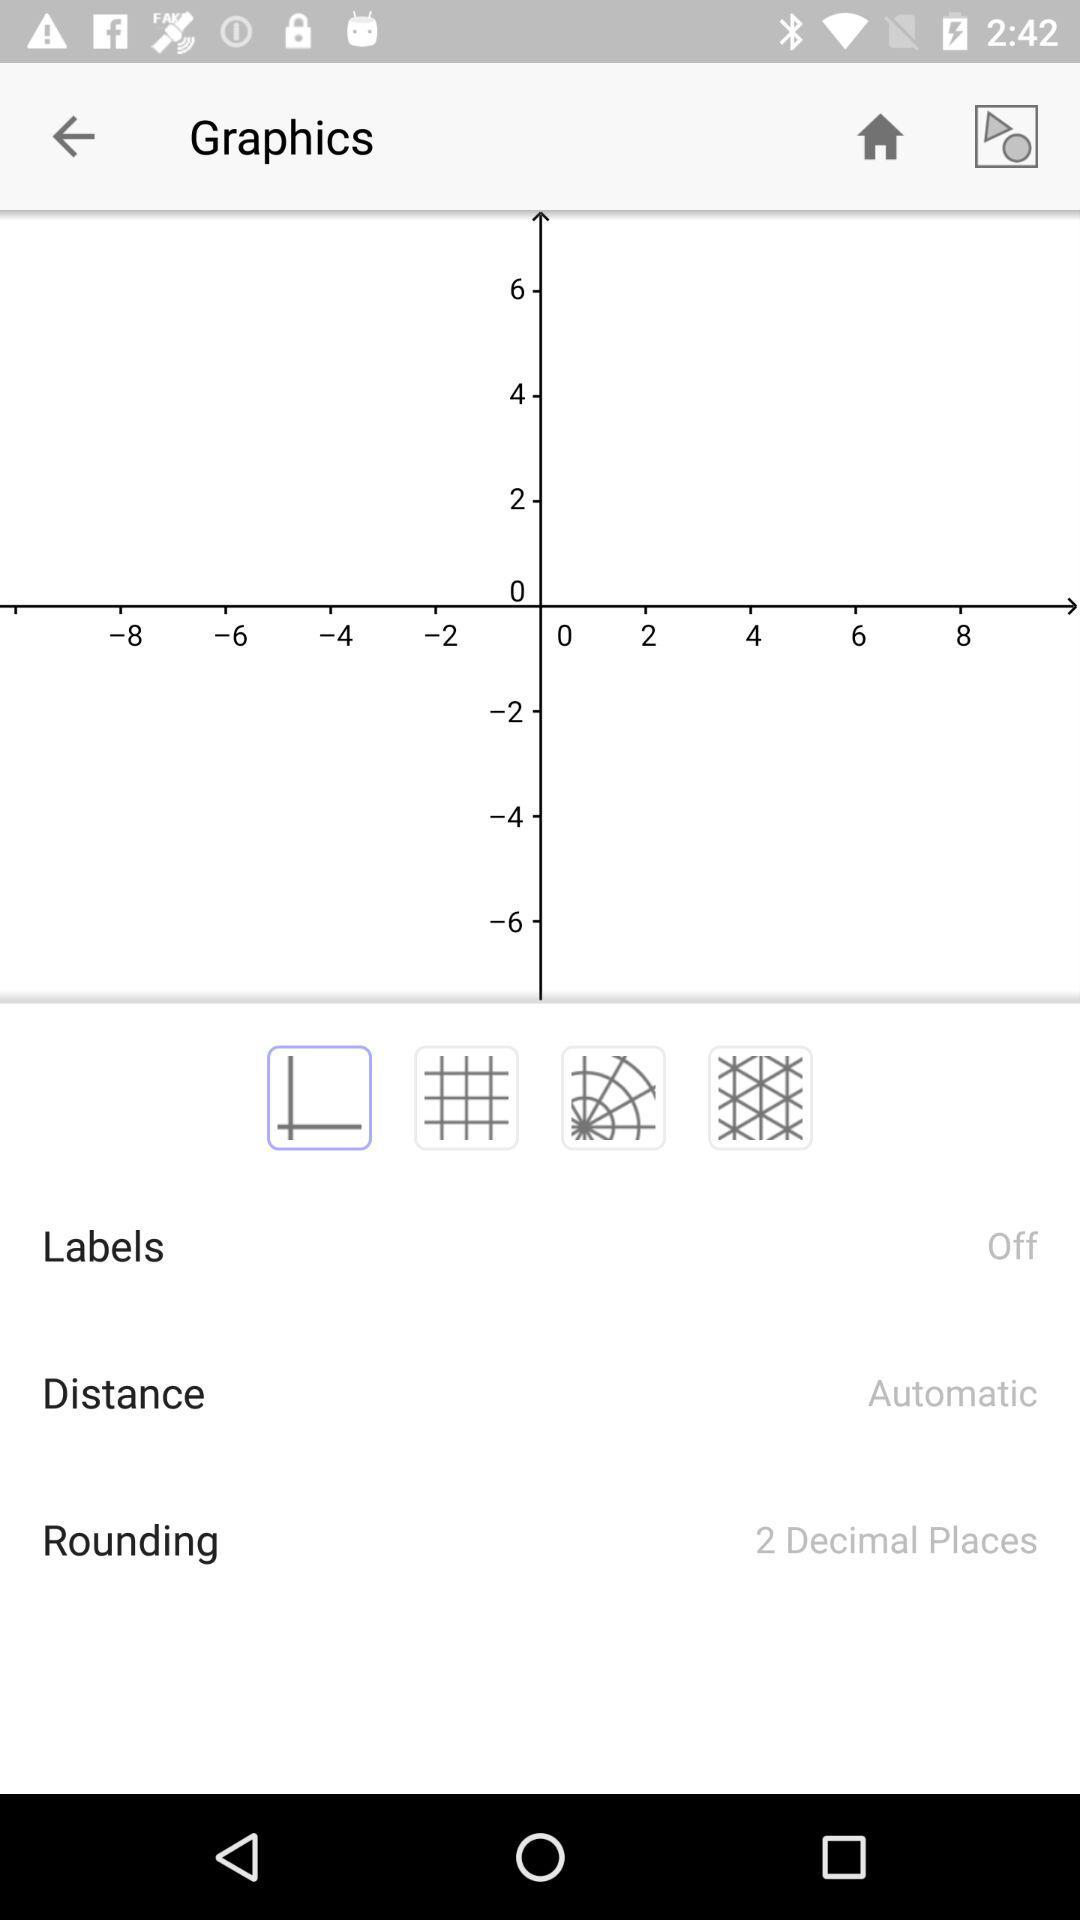 This screenshot has height=1920, width=1080. I want to click on the perpendicular axis line, so click(318, 1097).